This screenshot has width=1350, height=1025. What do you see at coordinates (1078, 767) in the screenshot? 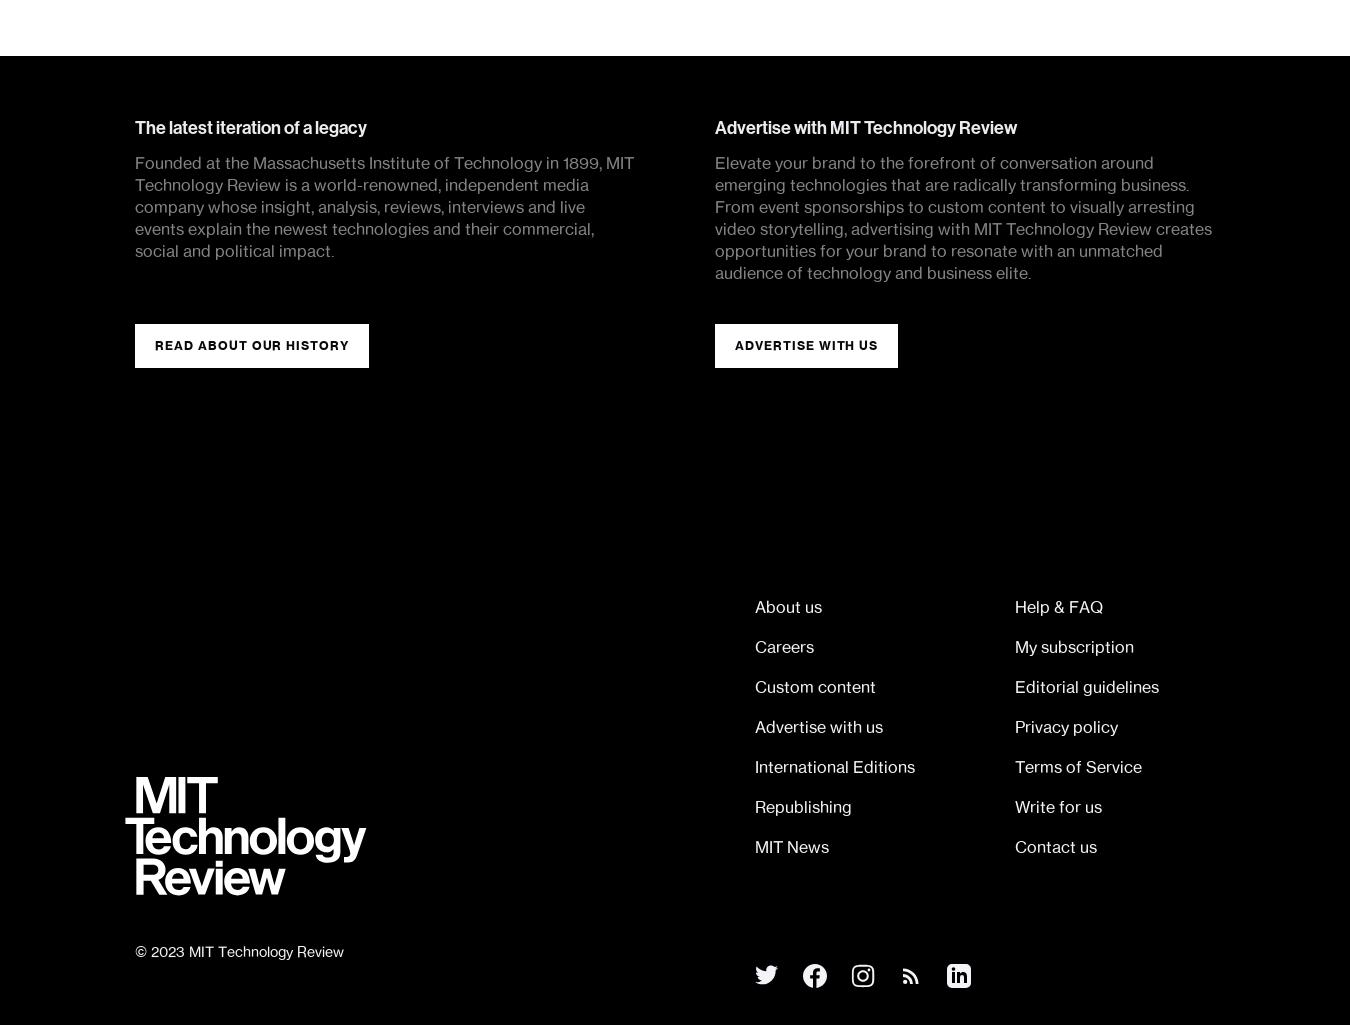
I see `'Terms of Service'` at bounding box center [1078, 767].